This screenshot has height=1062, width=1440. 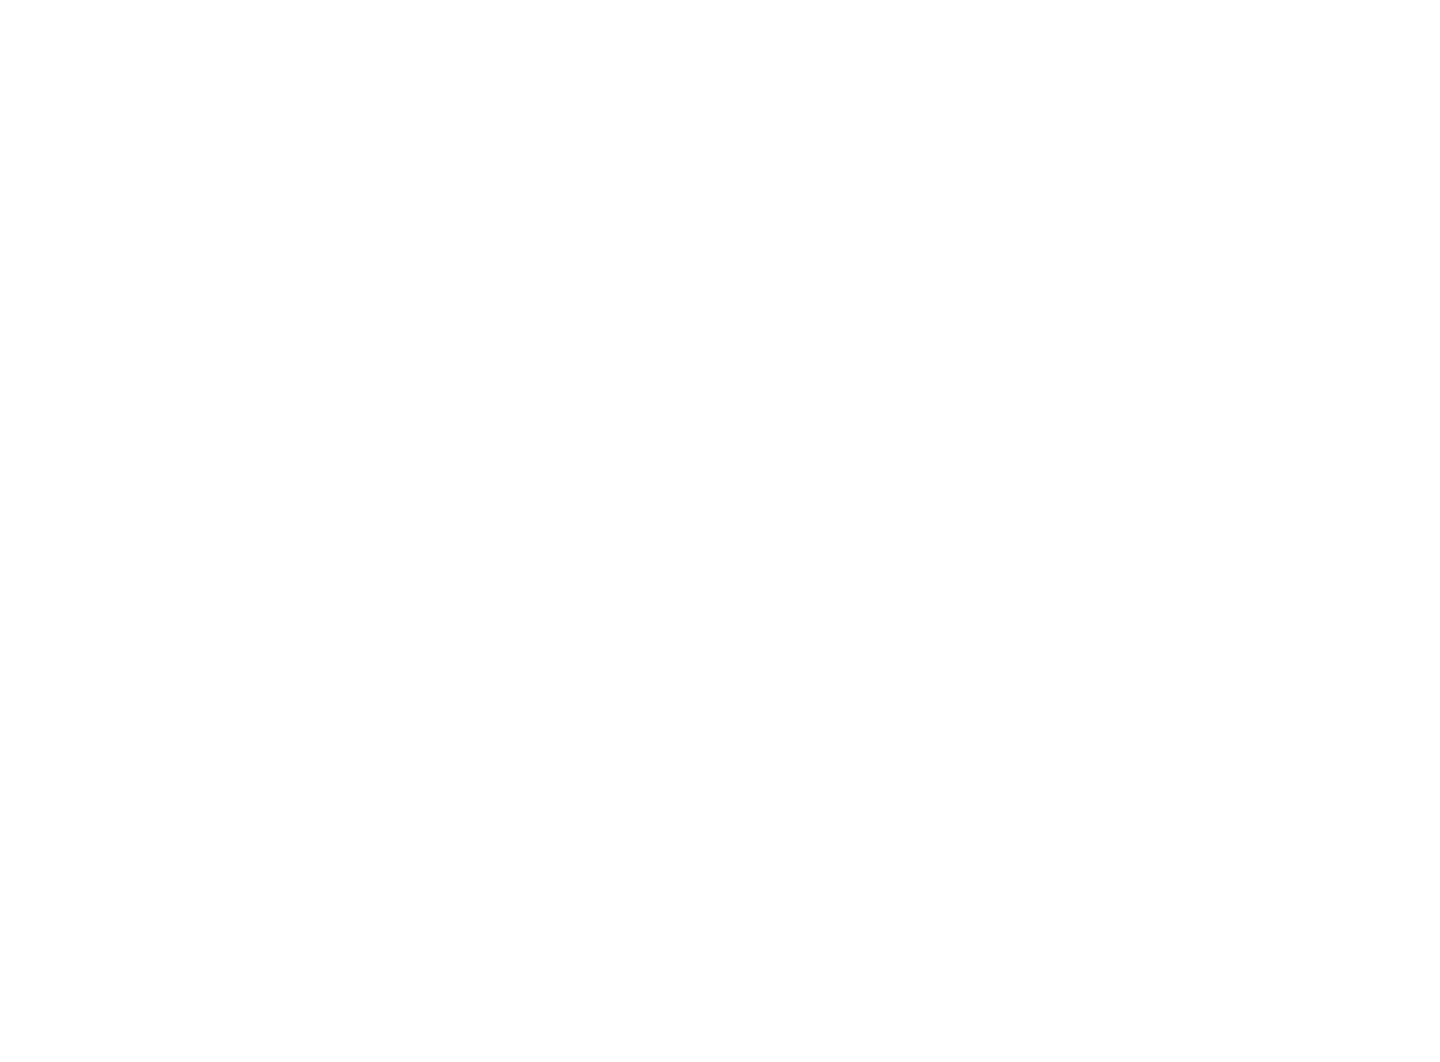 I want to click on 'Her sermon is based on a section of the sixth chapter of the Gospel of Luke, which describes Jesus coming down from a mountain to proclaim a series of blessings and woes.', so click(x=705, y=465).